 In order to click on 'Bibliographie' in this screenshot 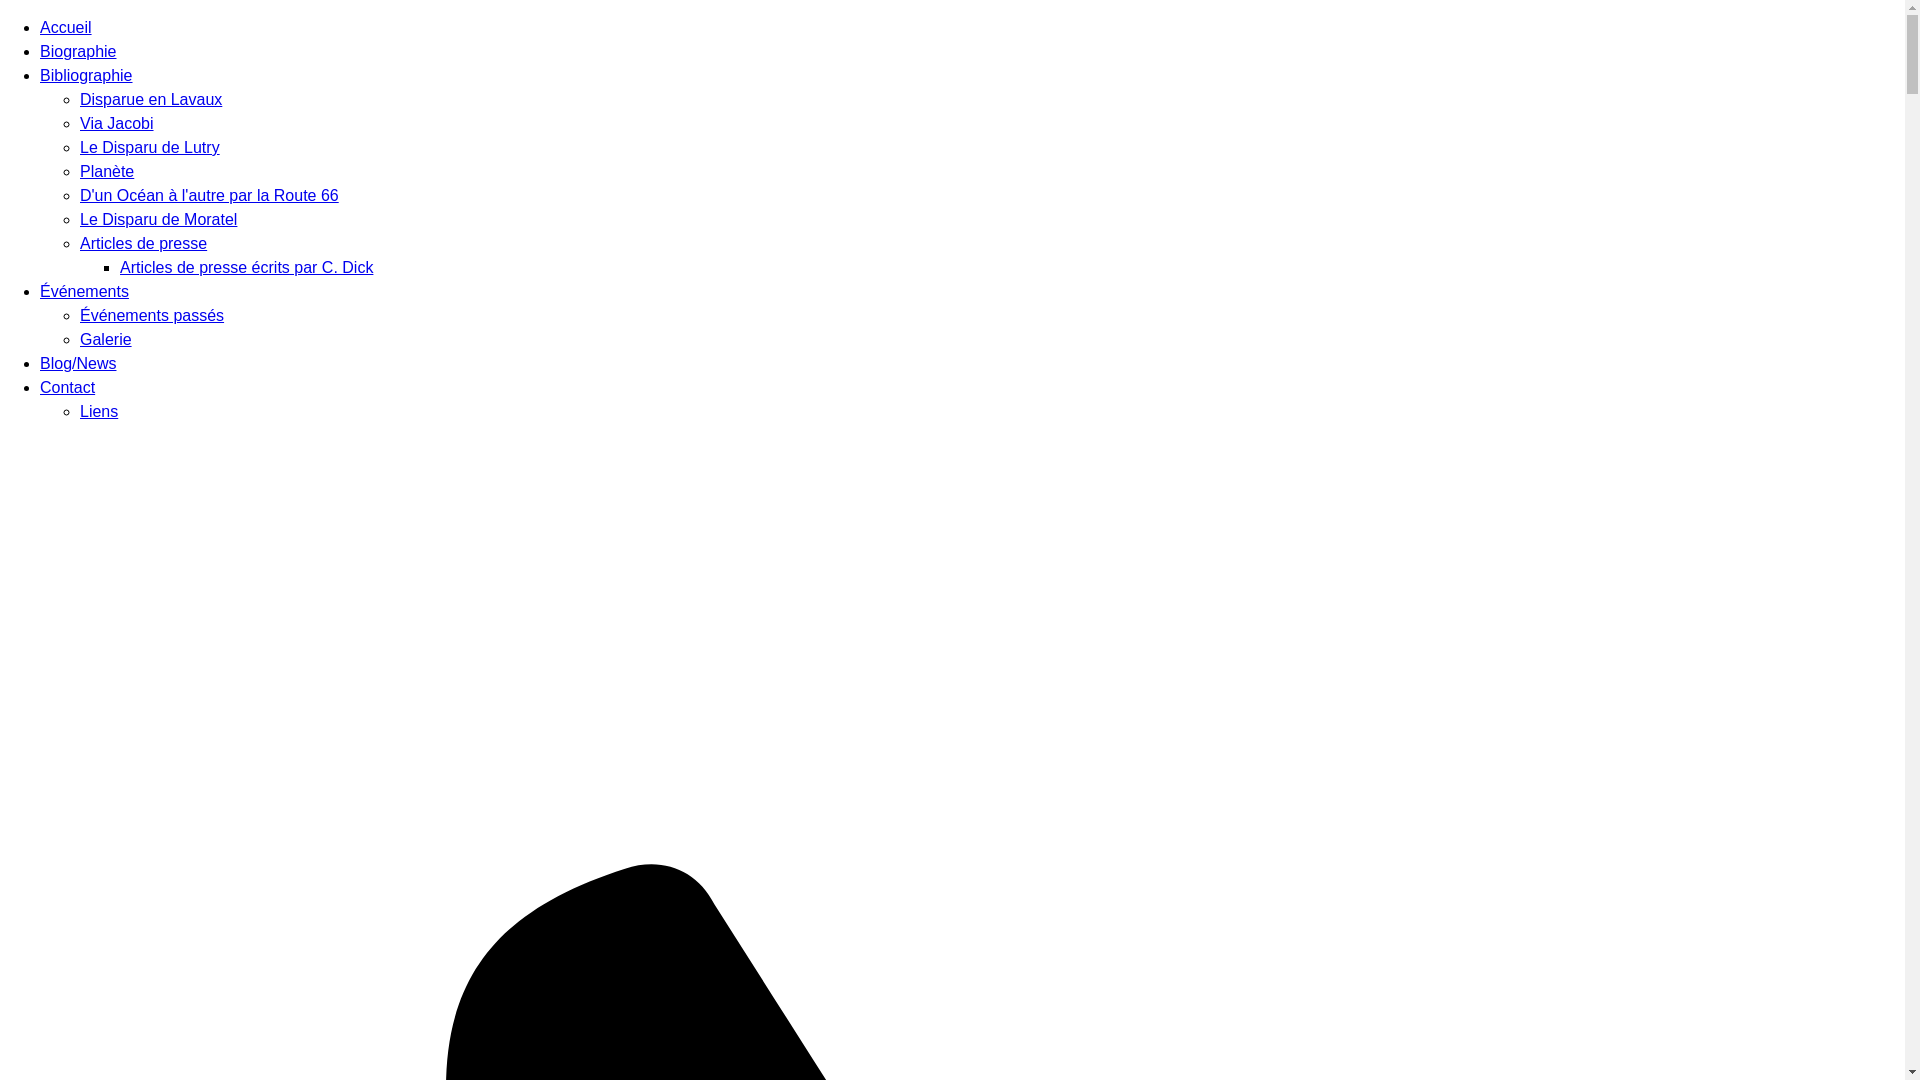, I will do `click(85, 74)`.